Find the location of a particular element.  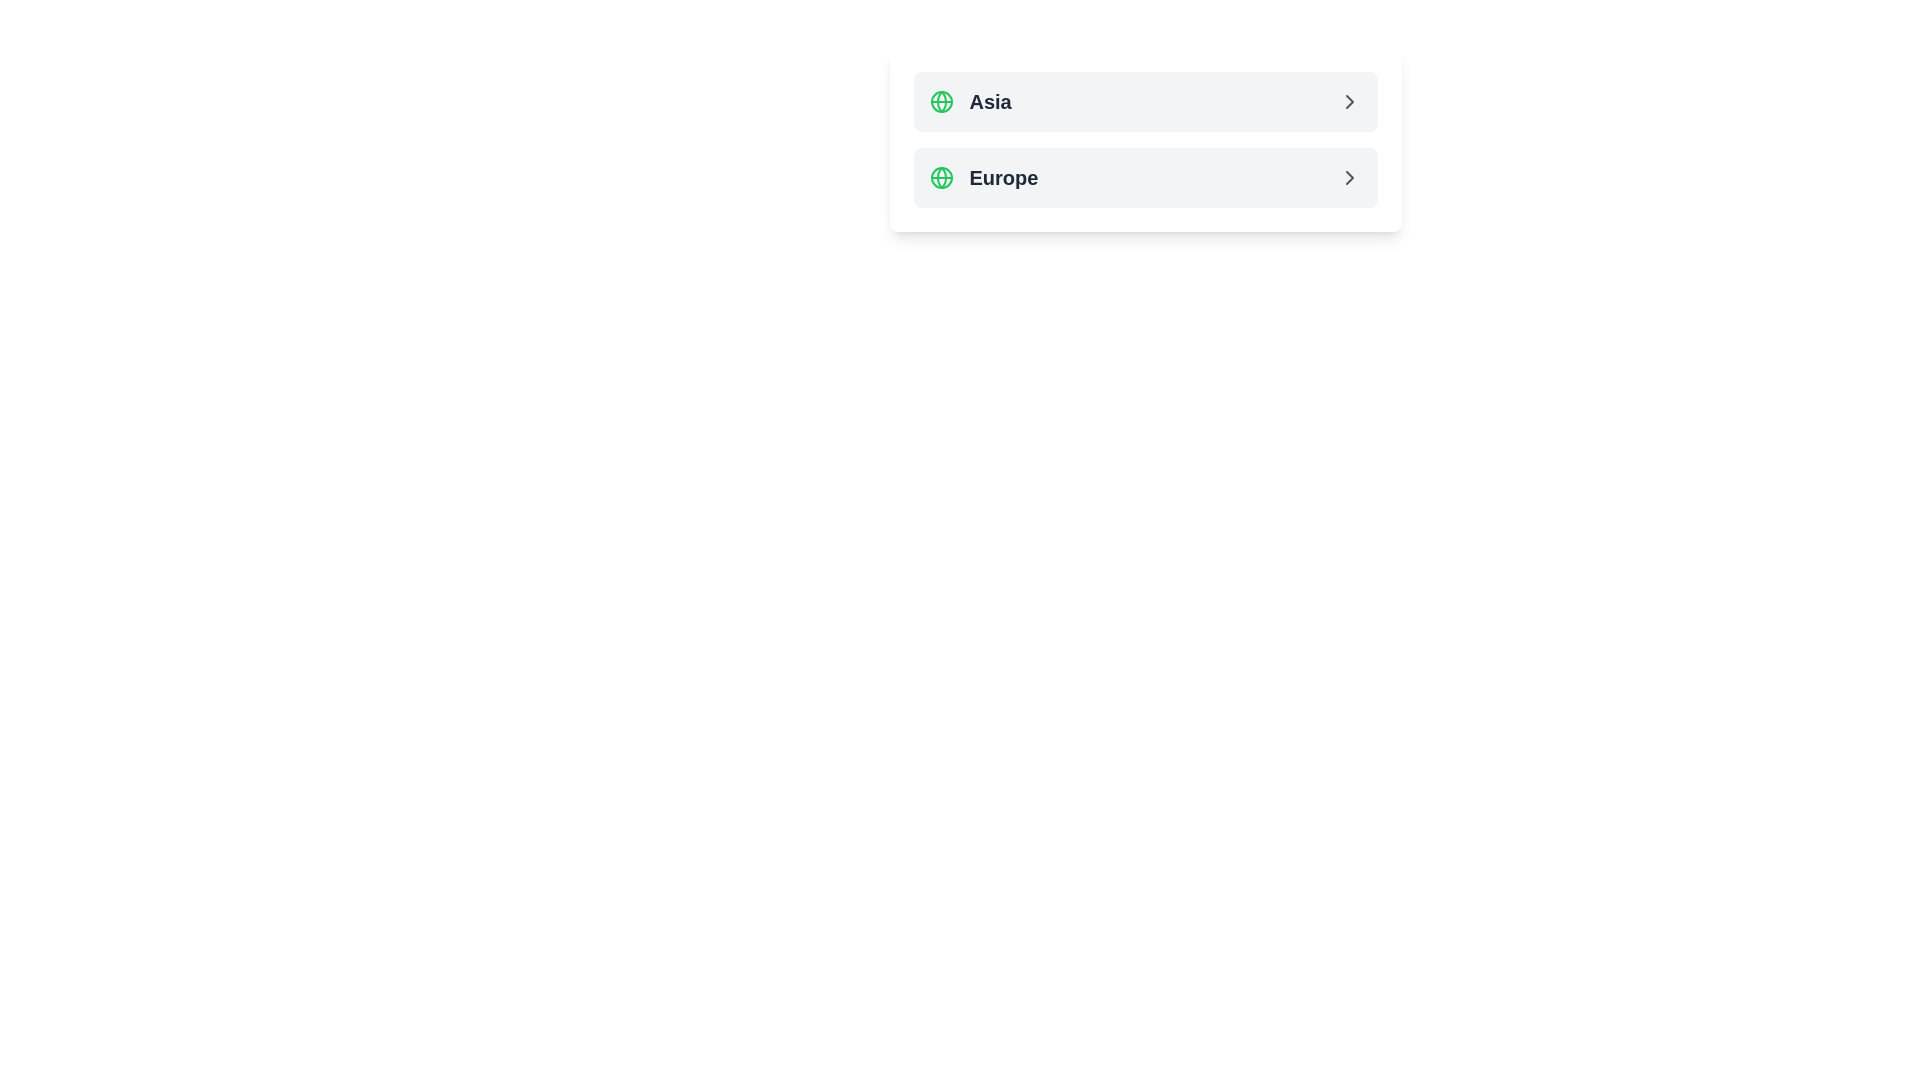

the green globe icon located immediately to the left of the text 'Asia' in the top row of a list is located at coordinates (940, 101).